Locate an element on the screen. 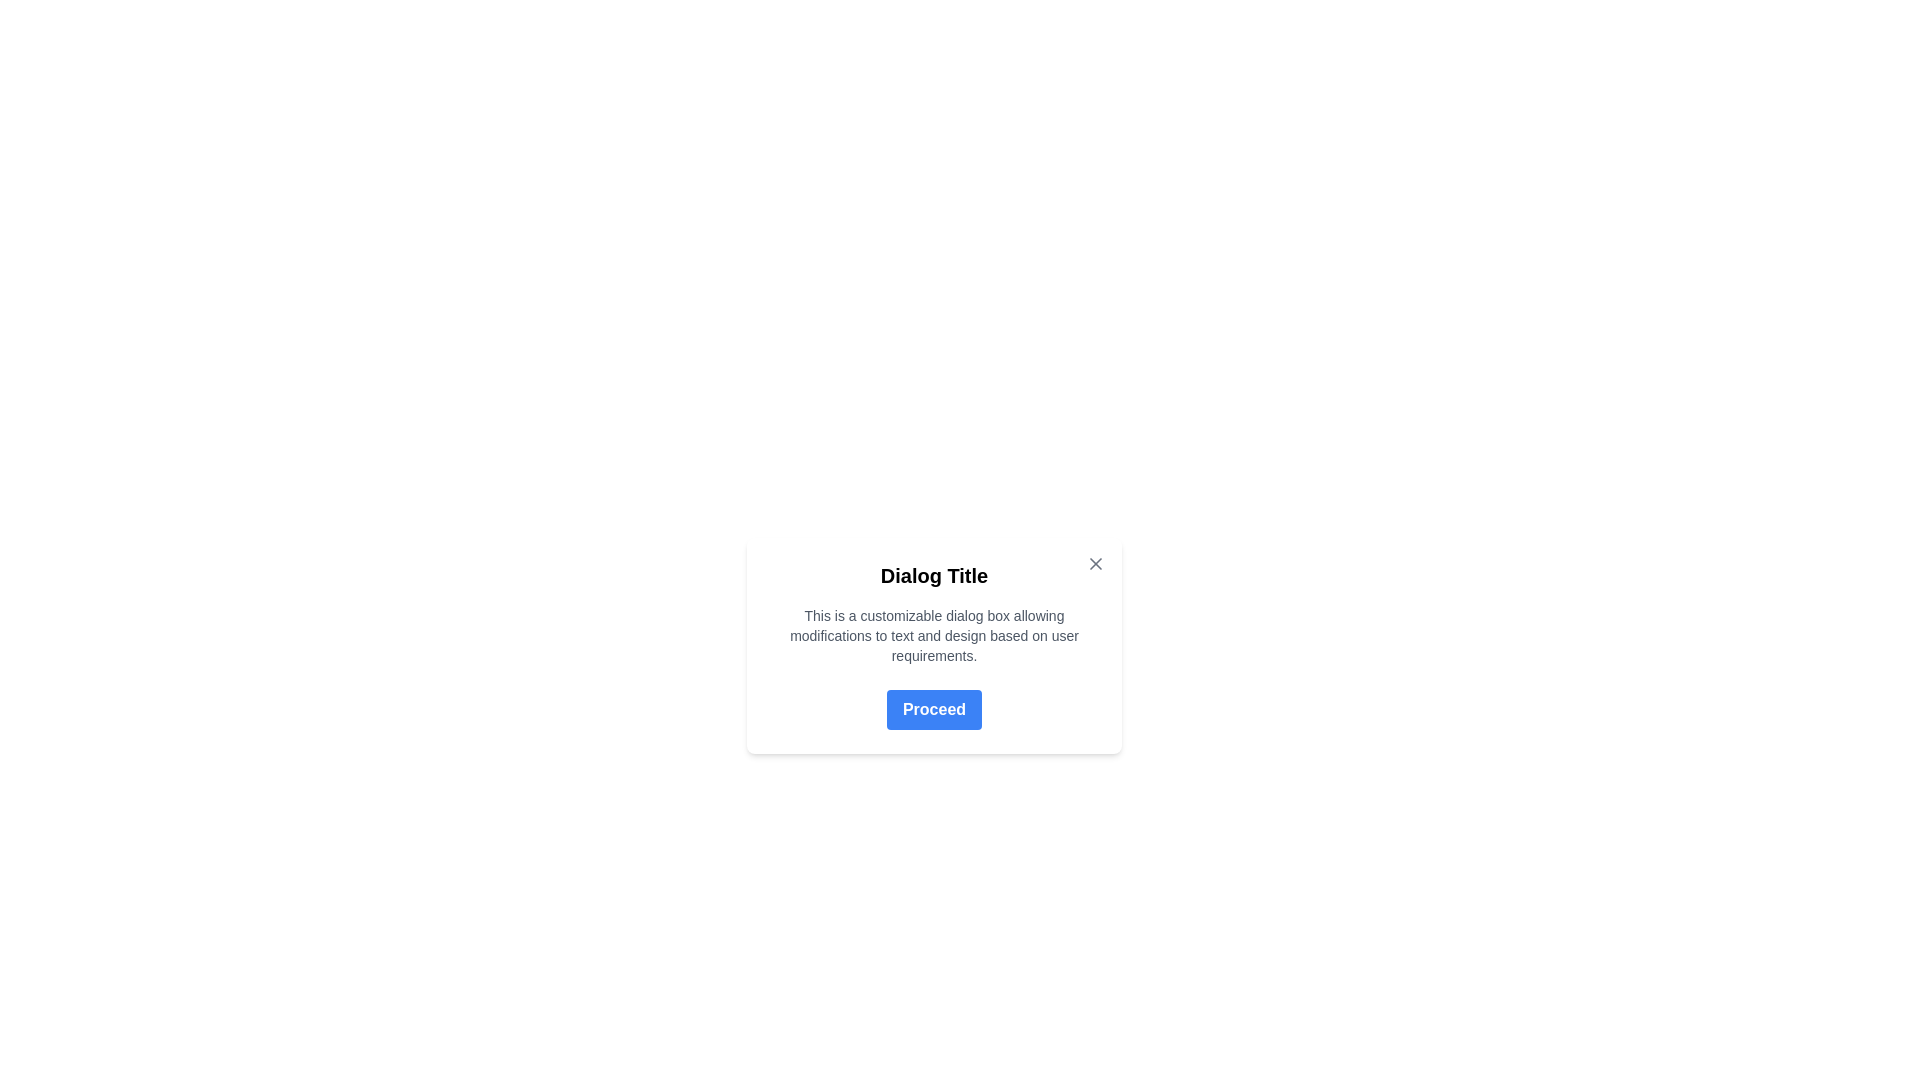  the text element styled with a bold and slightly larger font size that contains the text 'Dialog Title', located at the top section of the dialog box is located at coordinates (933, 575).